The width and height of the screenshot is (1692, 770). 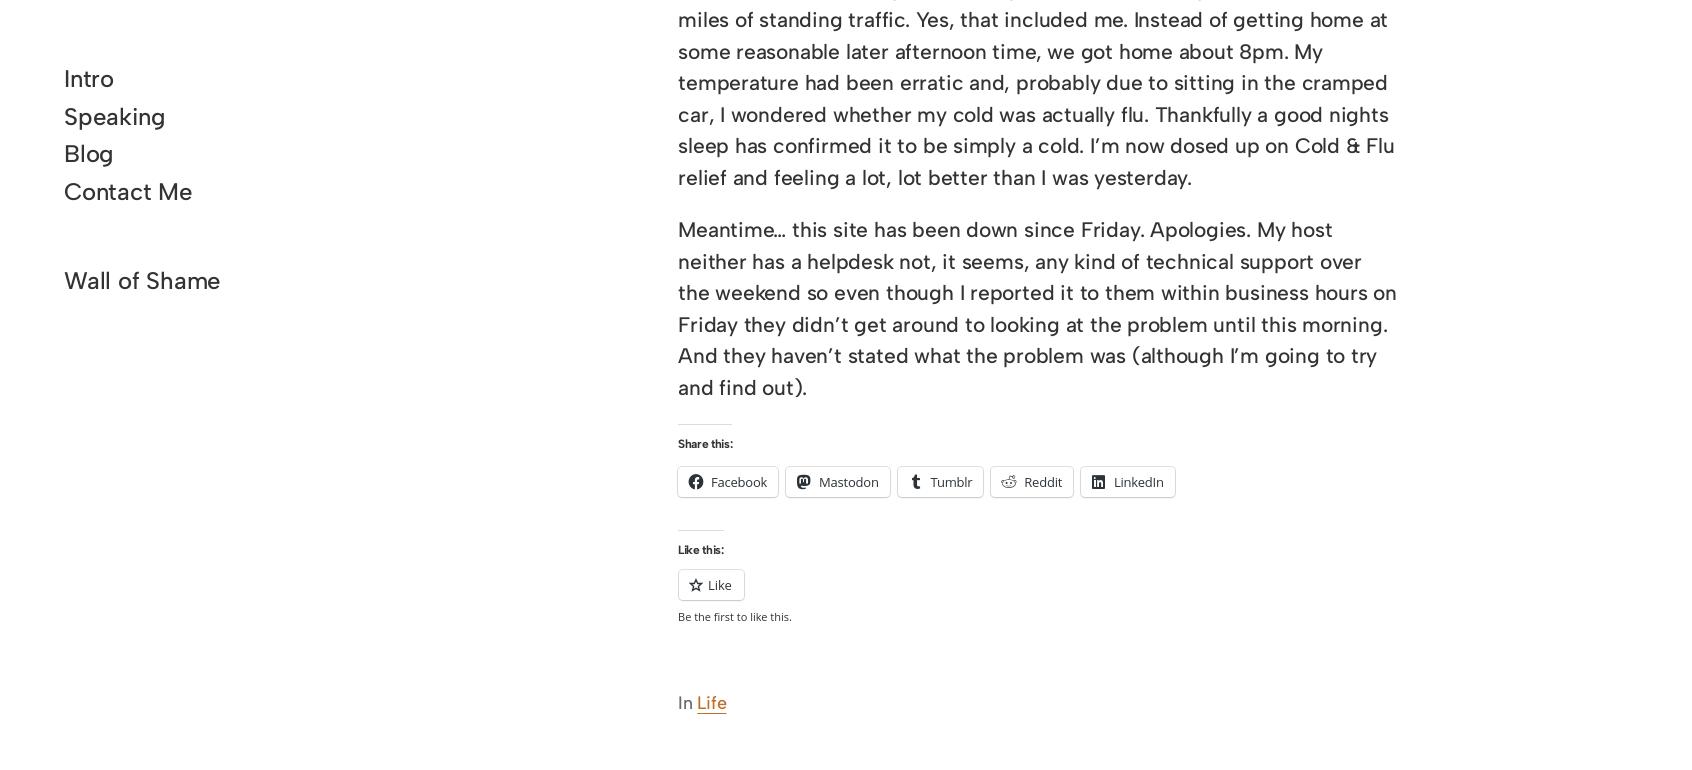 What do you see at coordinates (62, 78) in the screenshot?
I see `'Intro'` at bounding box center [62, 78].